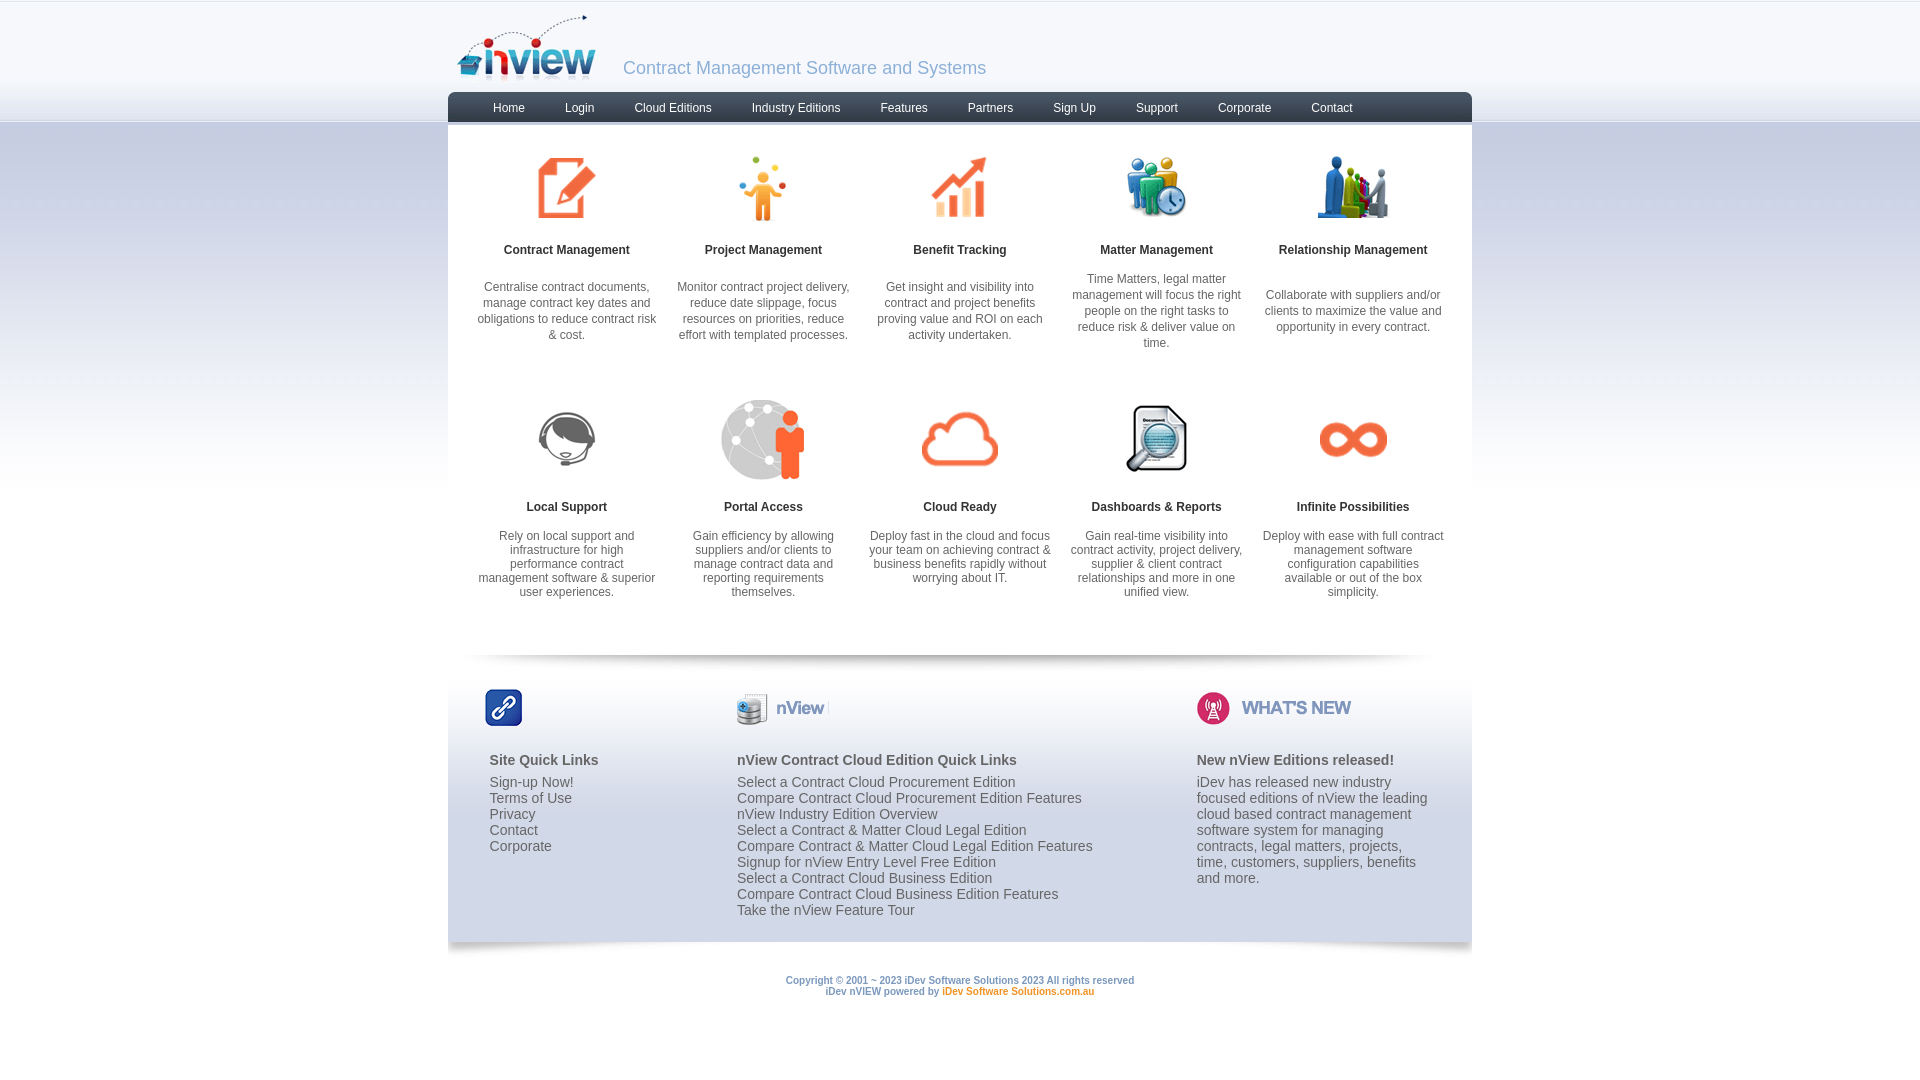 This screenshot has height=1080, width=1920. What do you see at coordinates (940, 991) in the screenshot?
I see `'iDev Software Solutions.com.au'` at bounding box center [940, 991].